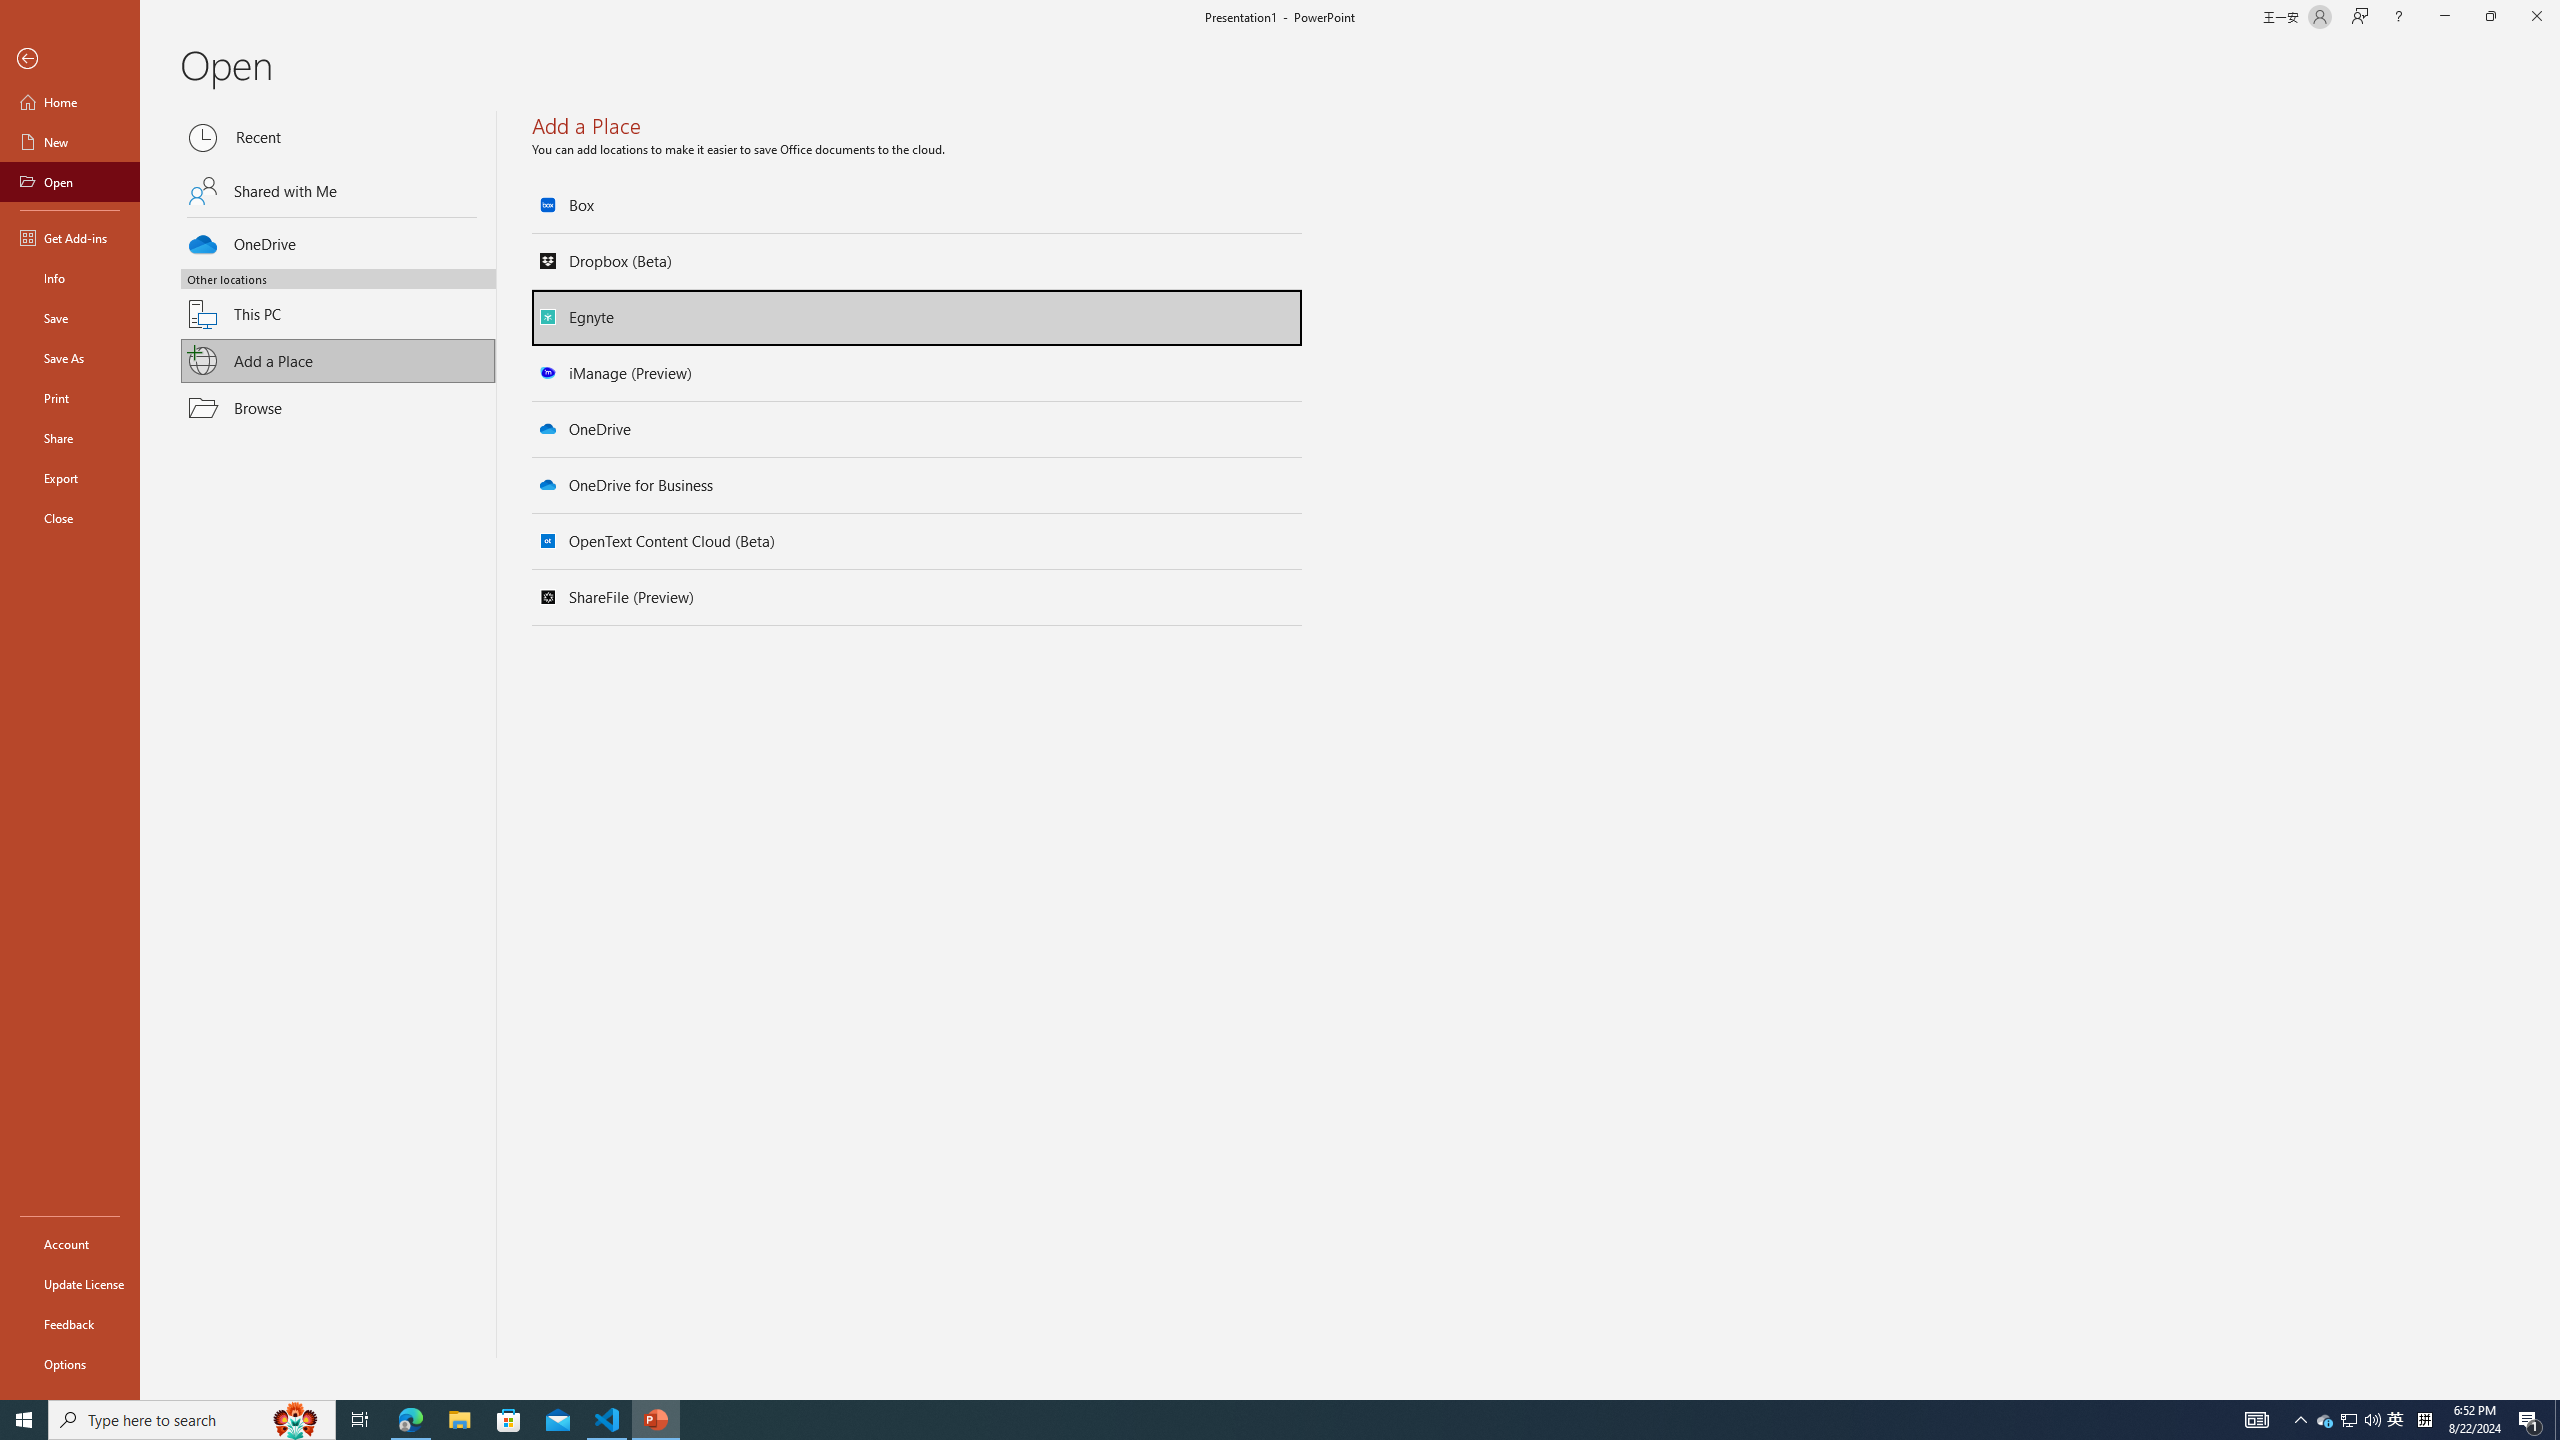  What do you see at coordinates (69, 141) in the screenshot?
I see `'New'` at bounding box center [69, 141].